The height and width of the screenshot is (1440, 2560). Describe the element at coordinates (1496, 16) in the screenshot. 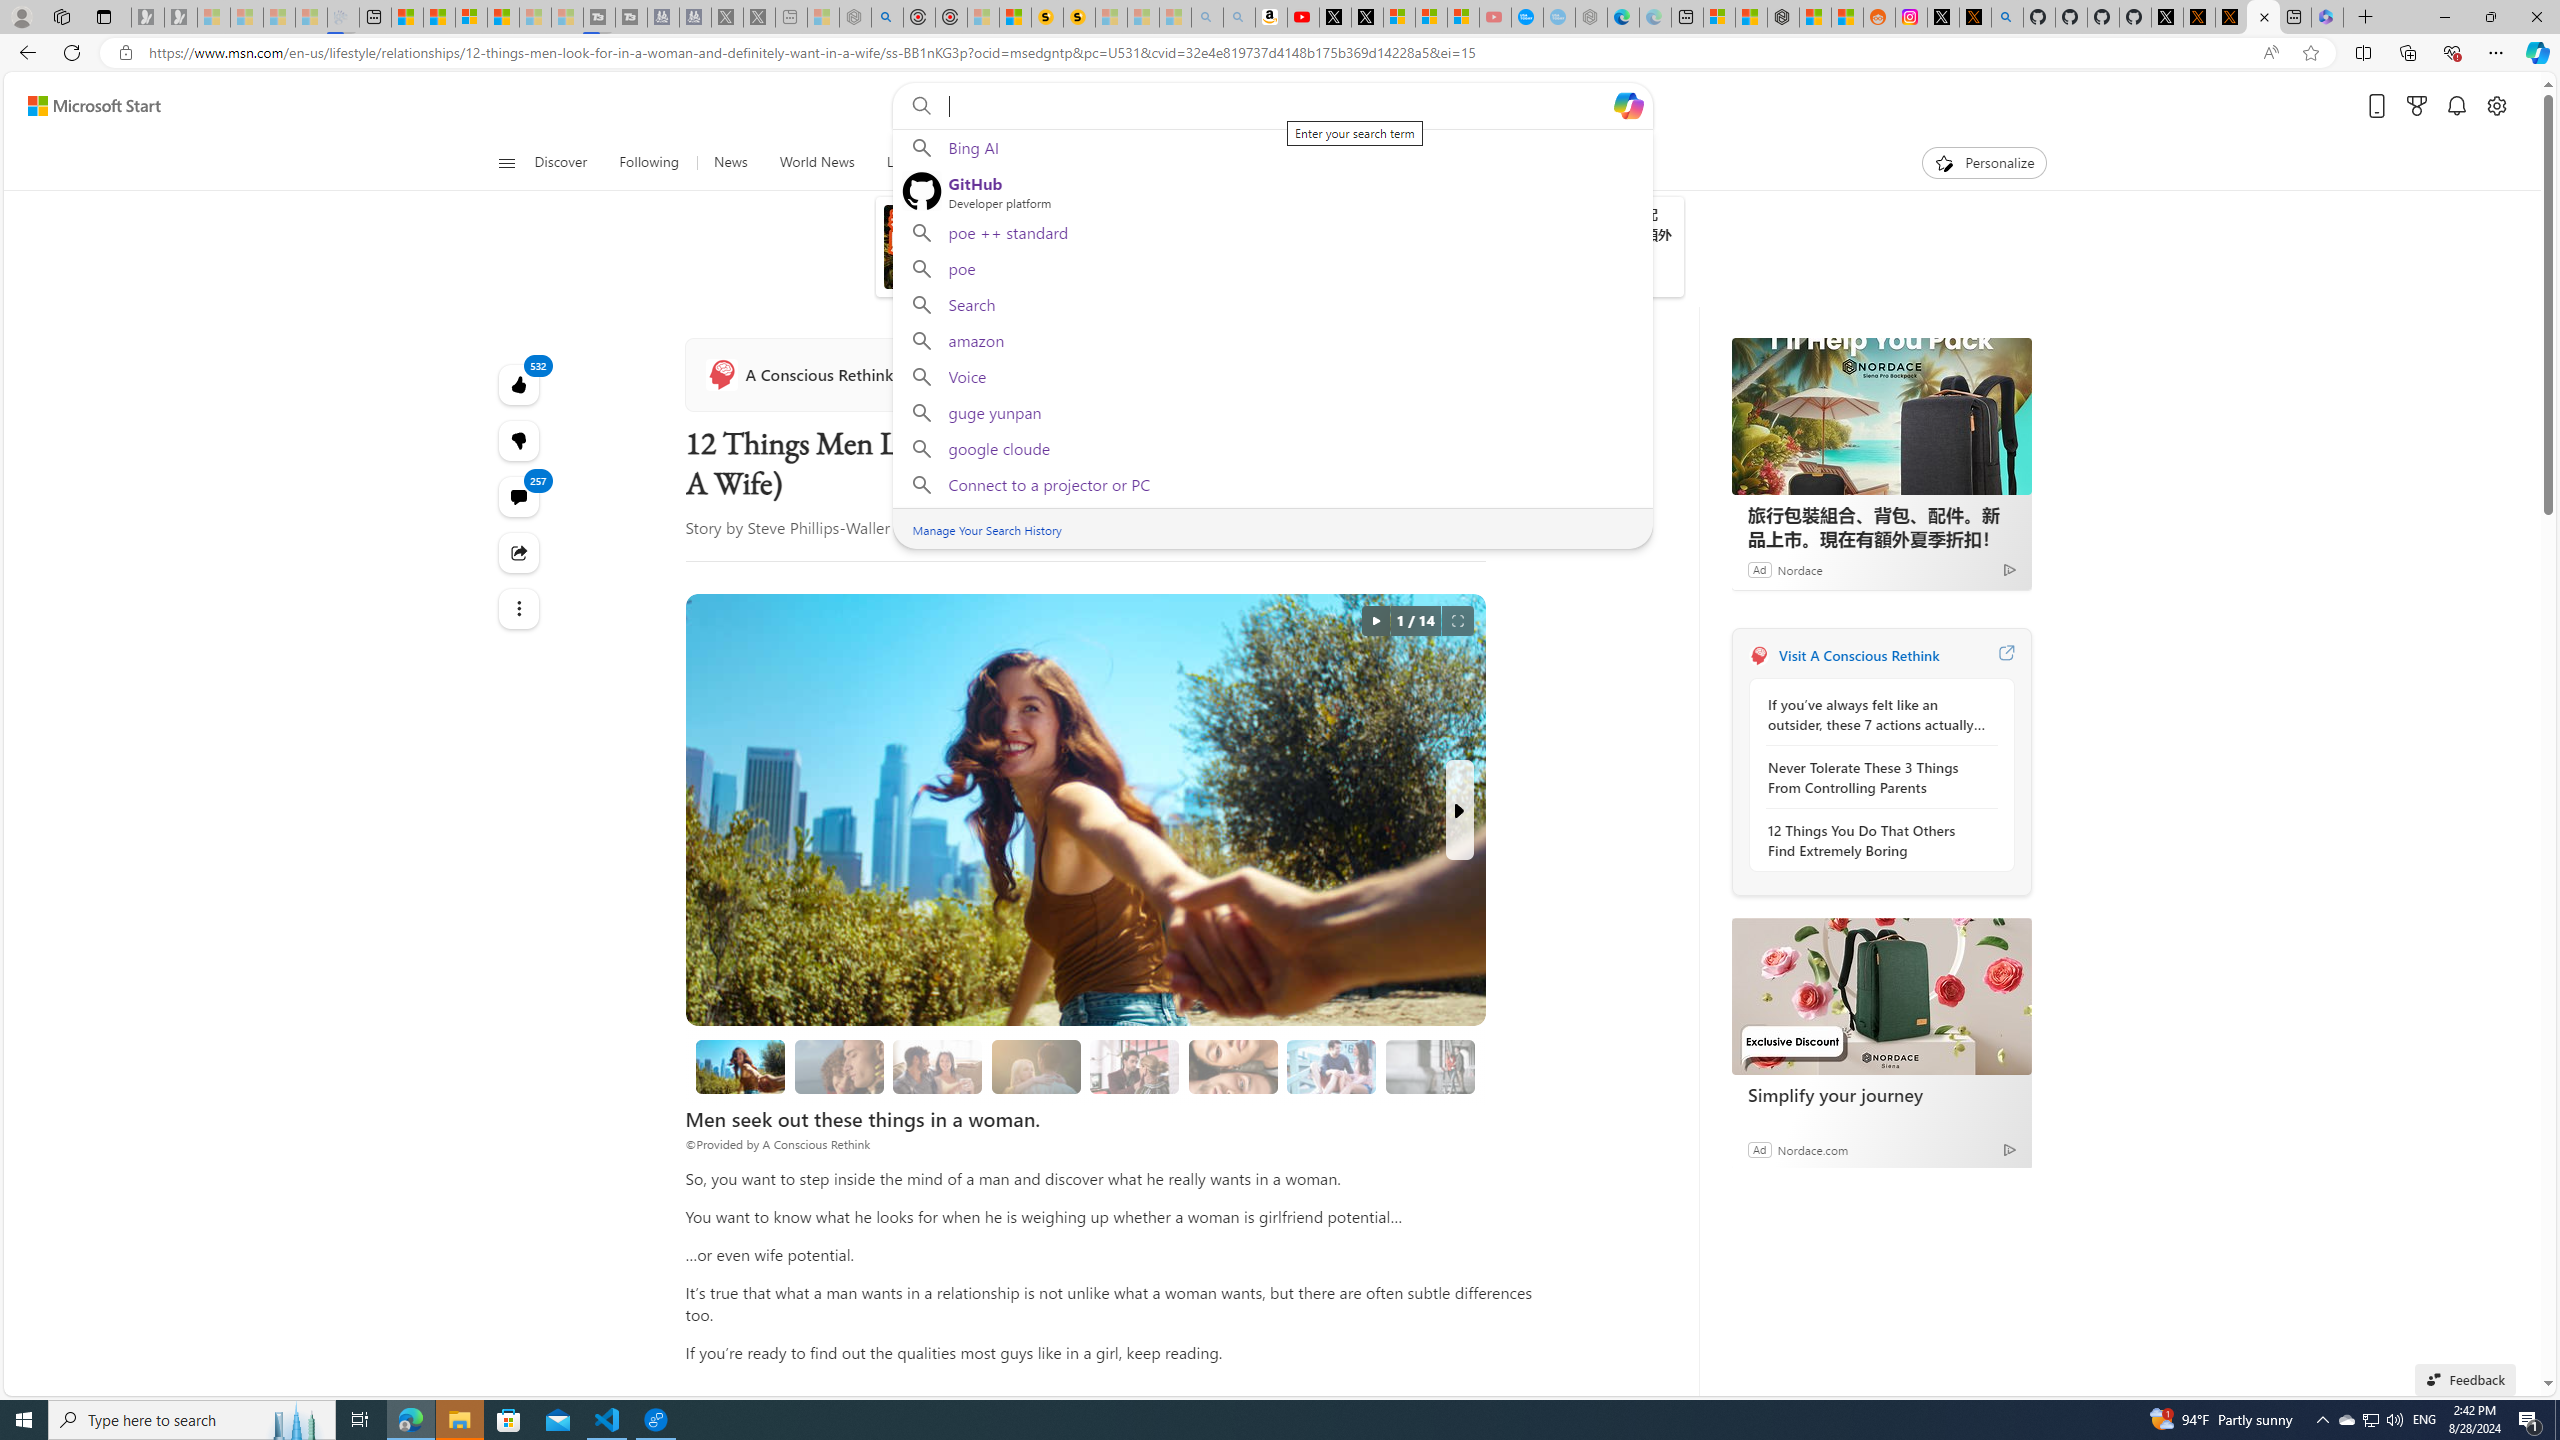

I see `'Gloom - YouTube - Sleeping'` at that location.